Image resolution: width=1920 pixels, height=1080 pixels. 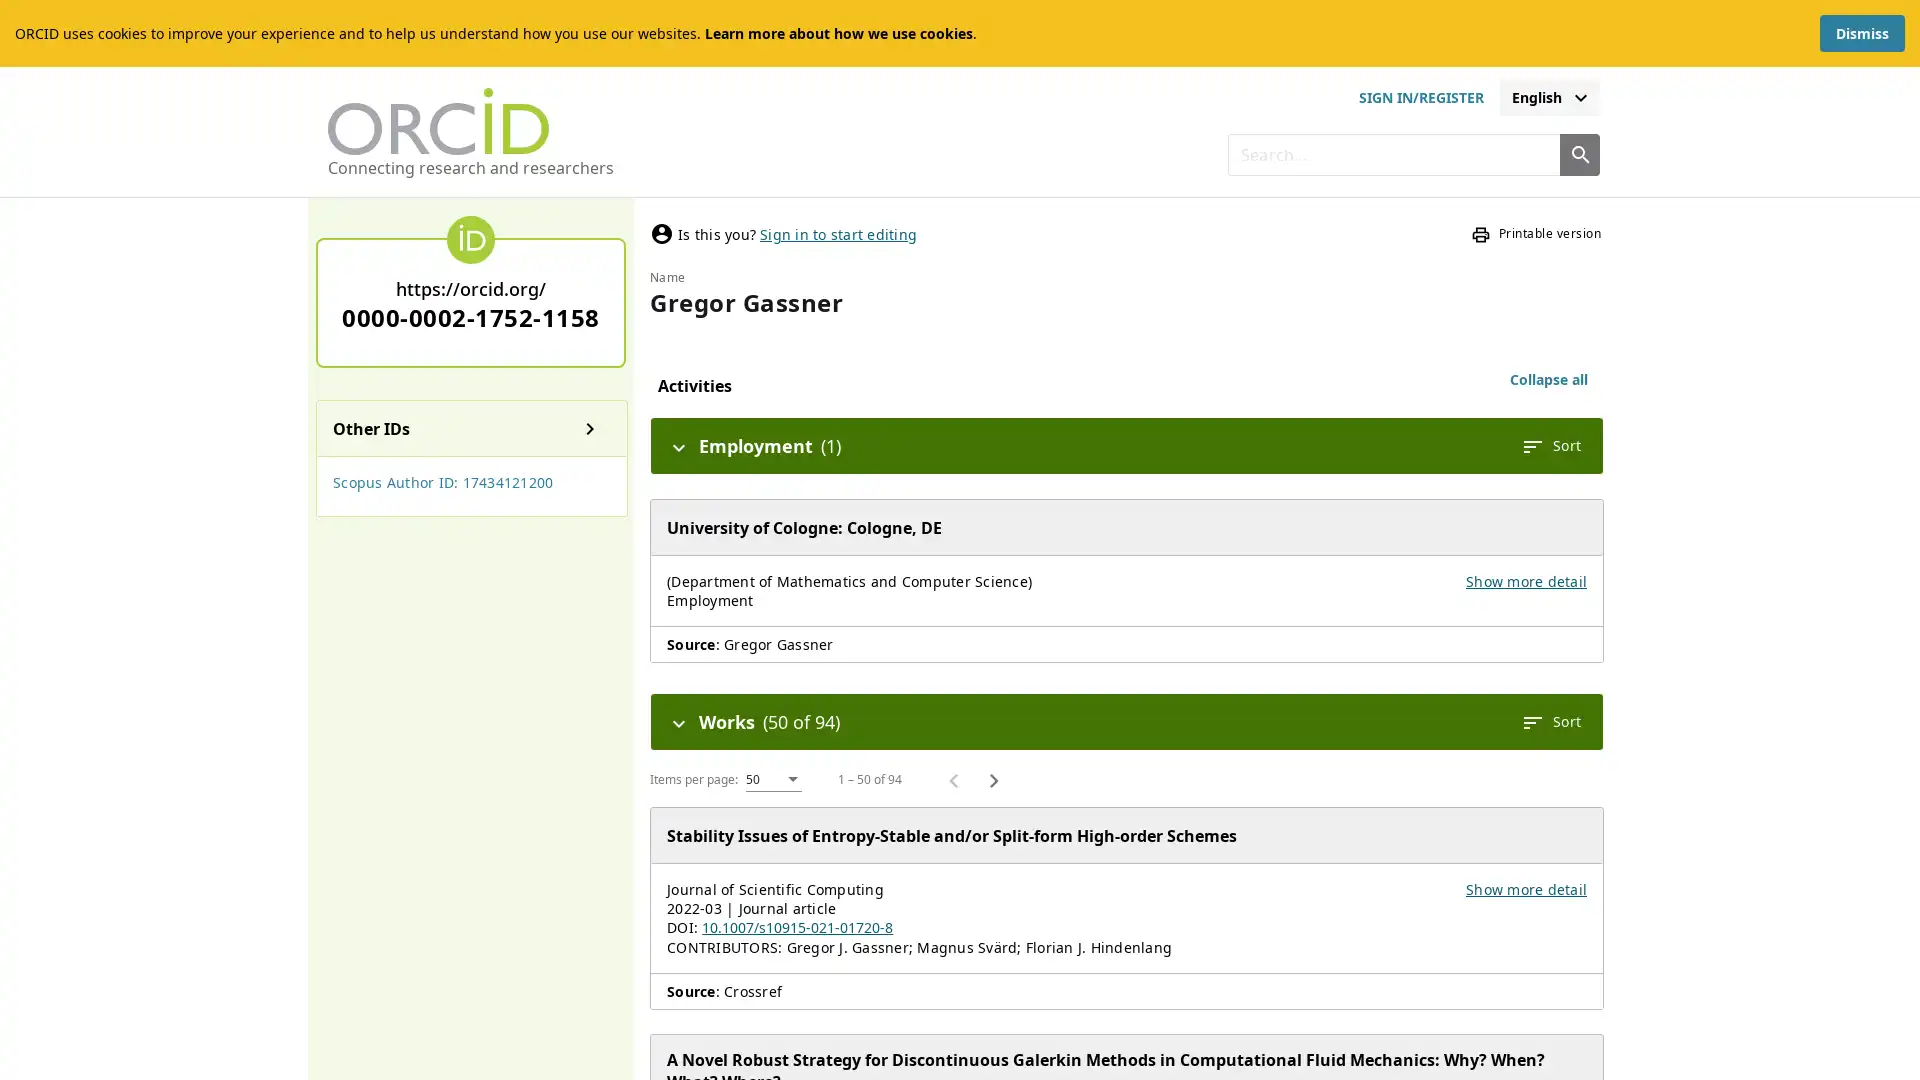 What do you see at coordinates (1525, 581) in the screenshot?
I see `Show more detail` at bounding box center [1525, 581].